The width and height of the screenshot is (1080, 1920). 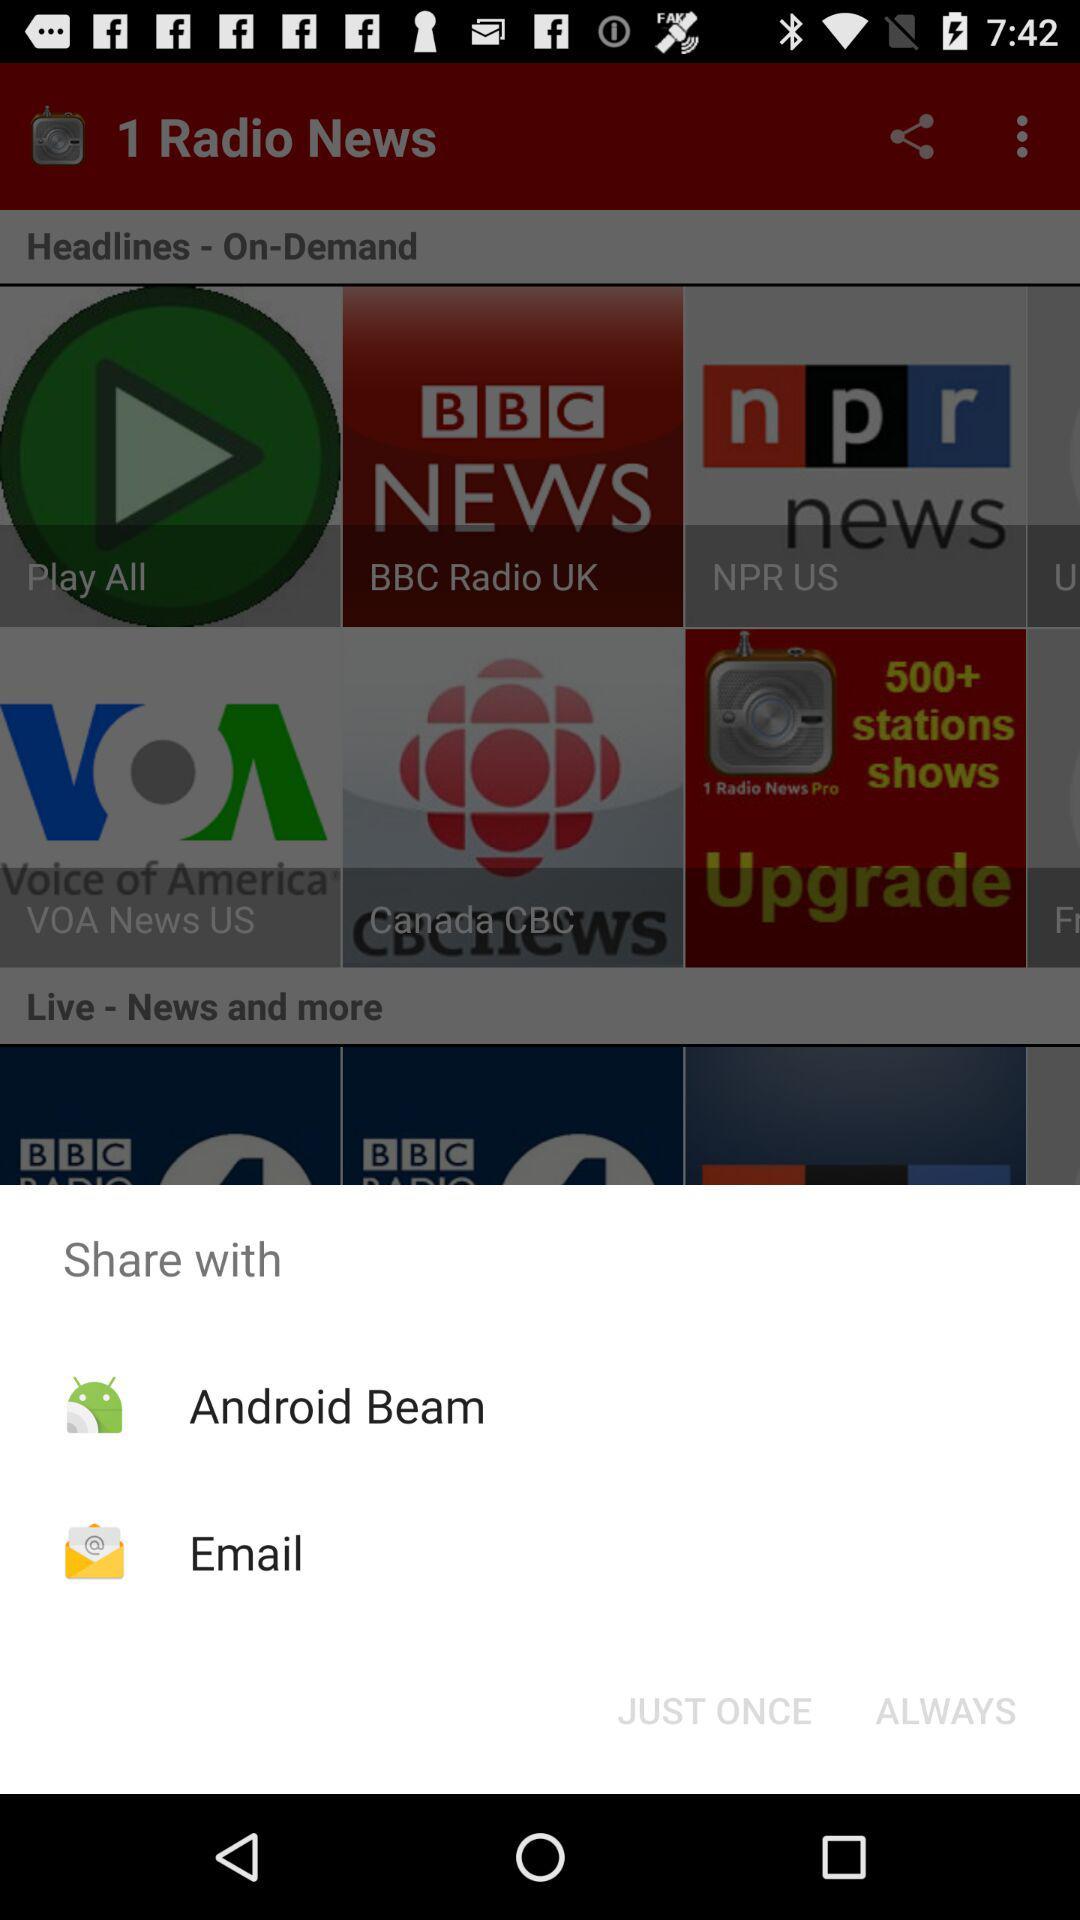 What do you see at coordinates (945, 1708) in the screenshot?
I see `the always` at bounding box center [945, 1708].